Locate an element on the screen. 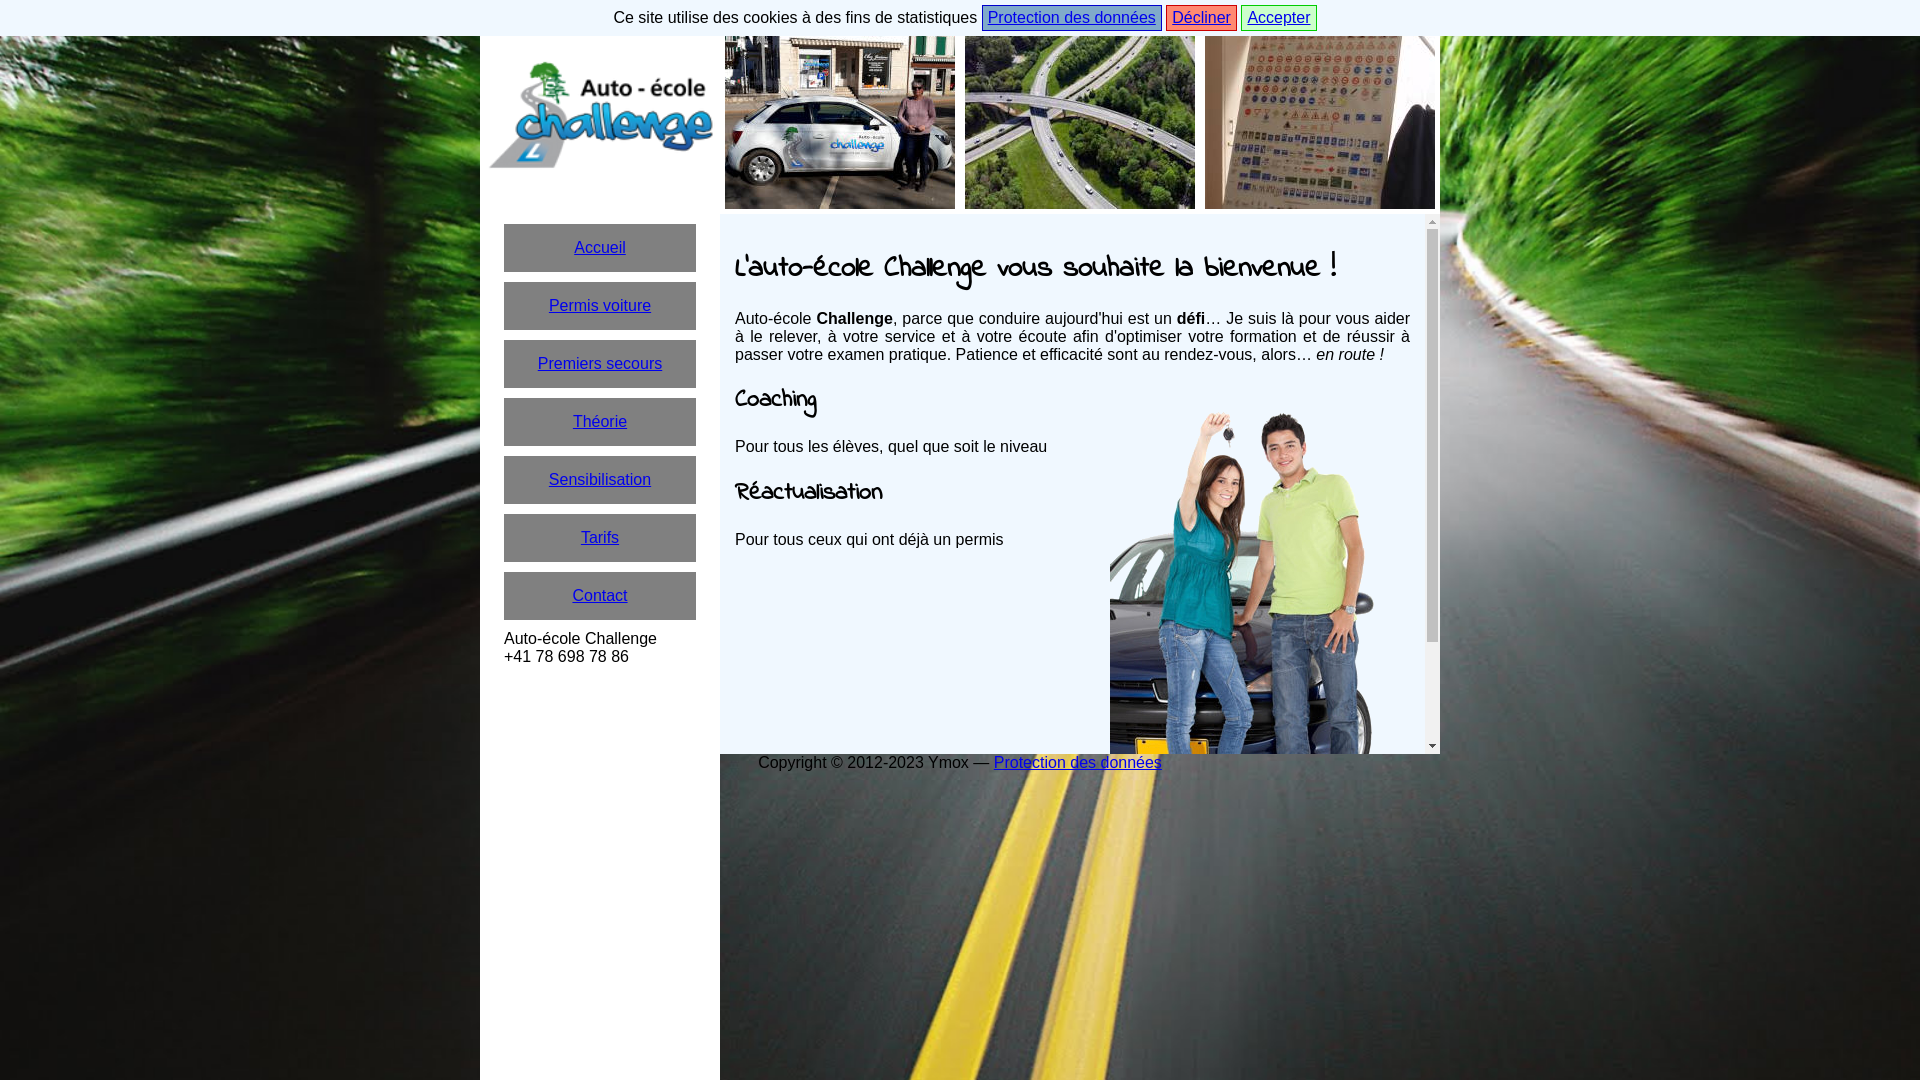  'Permis voiture' is located at coordinates (504, 305).